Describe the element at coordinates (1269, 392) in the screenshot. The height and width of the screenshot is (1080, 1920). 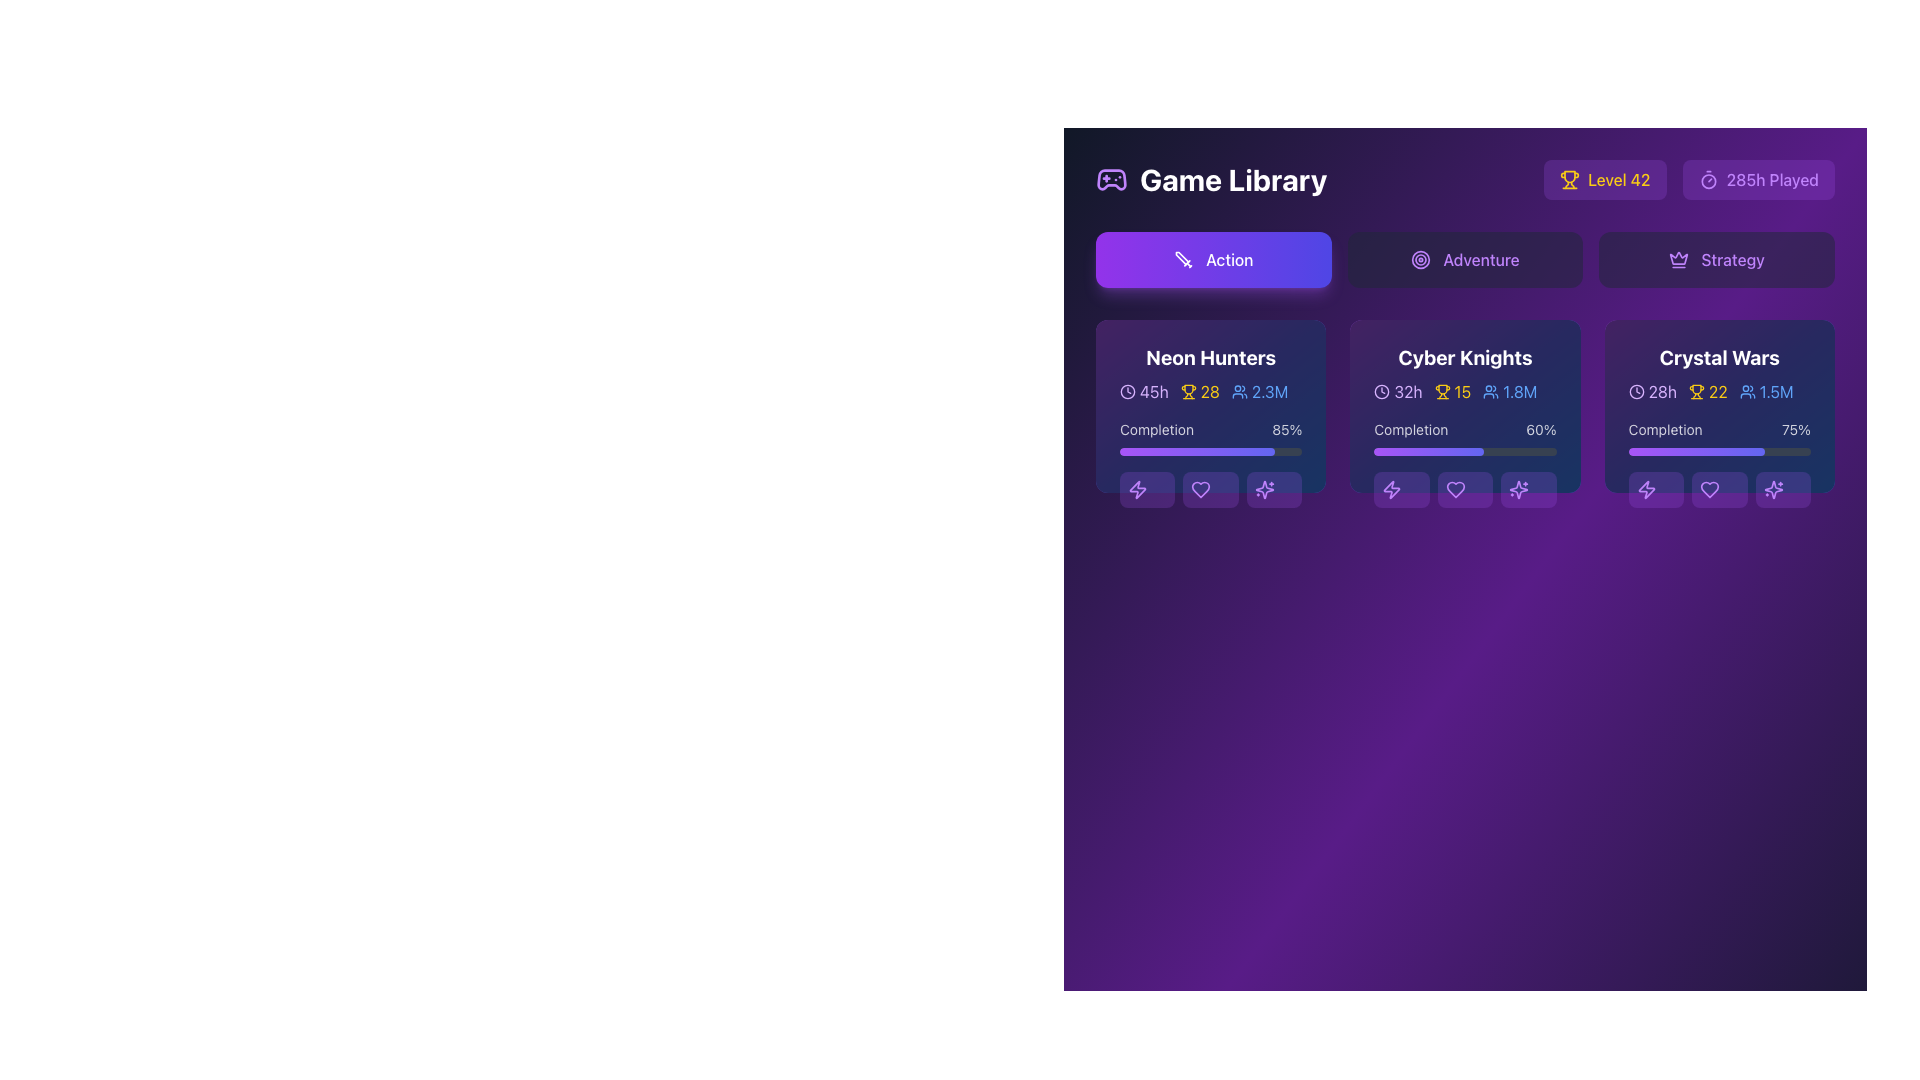
I see `the static text label displaying '2.3M' in light blue font, located next to a small user icon and part of user-related statistics` at that location.